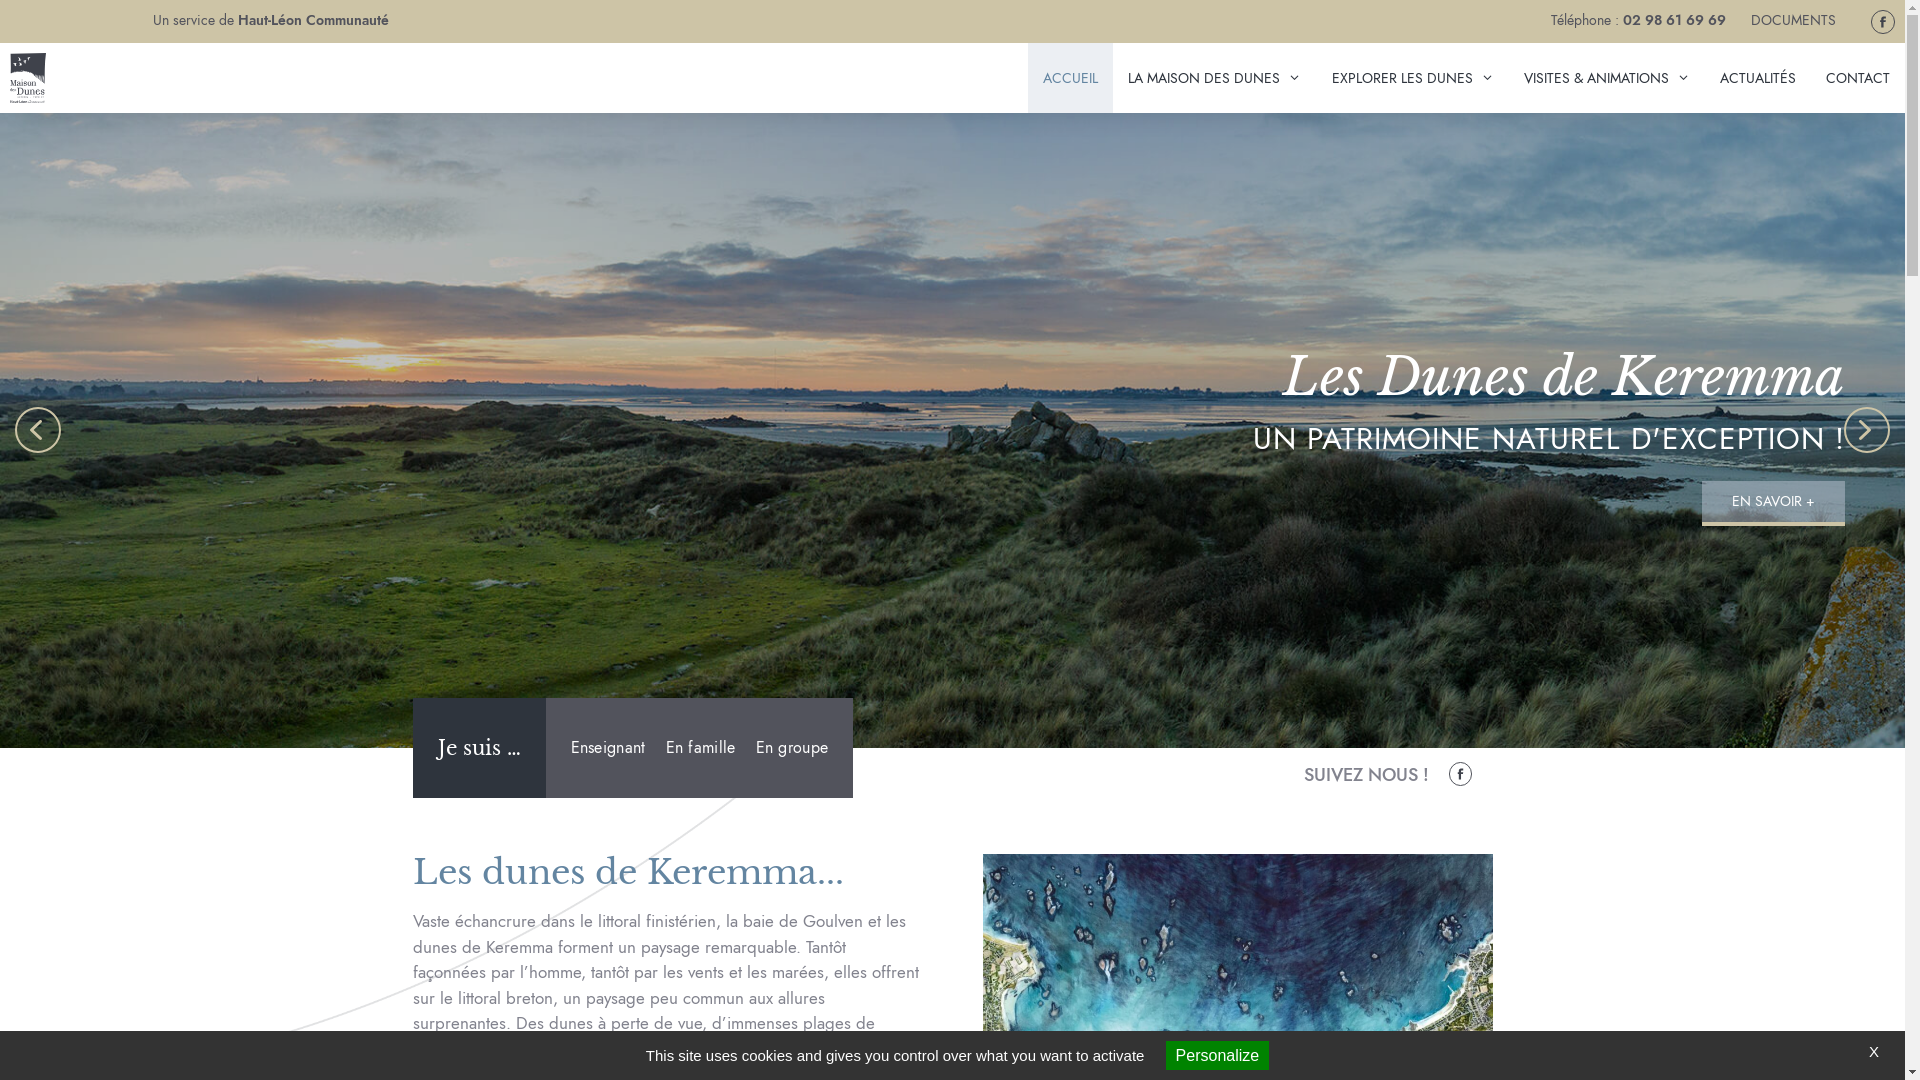  I want to click on 'DOCUMENTS', so click(1793, 19).